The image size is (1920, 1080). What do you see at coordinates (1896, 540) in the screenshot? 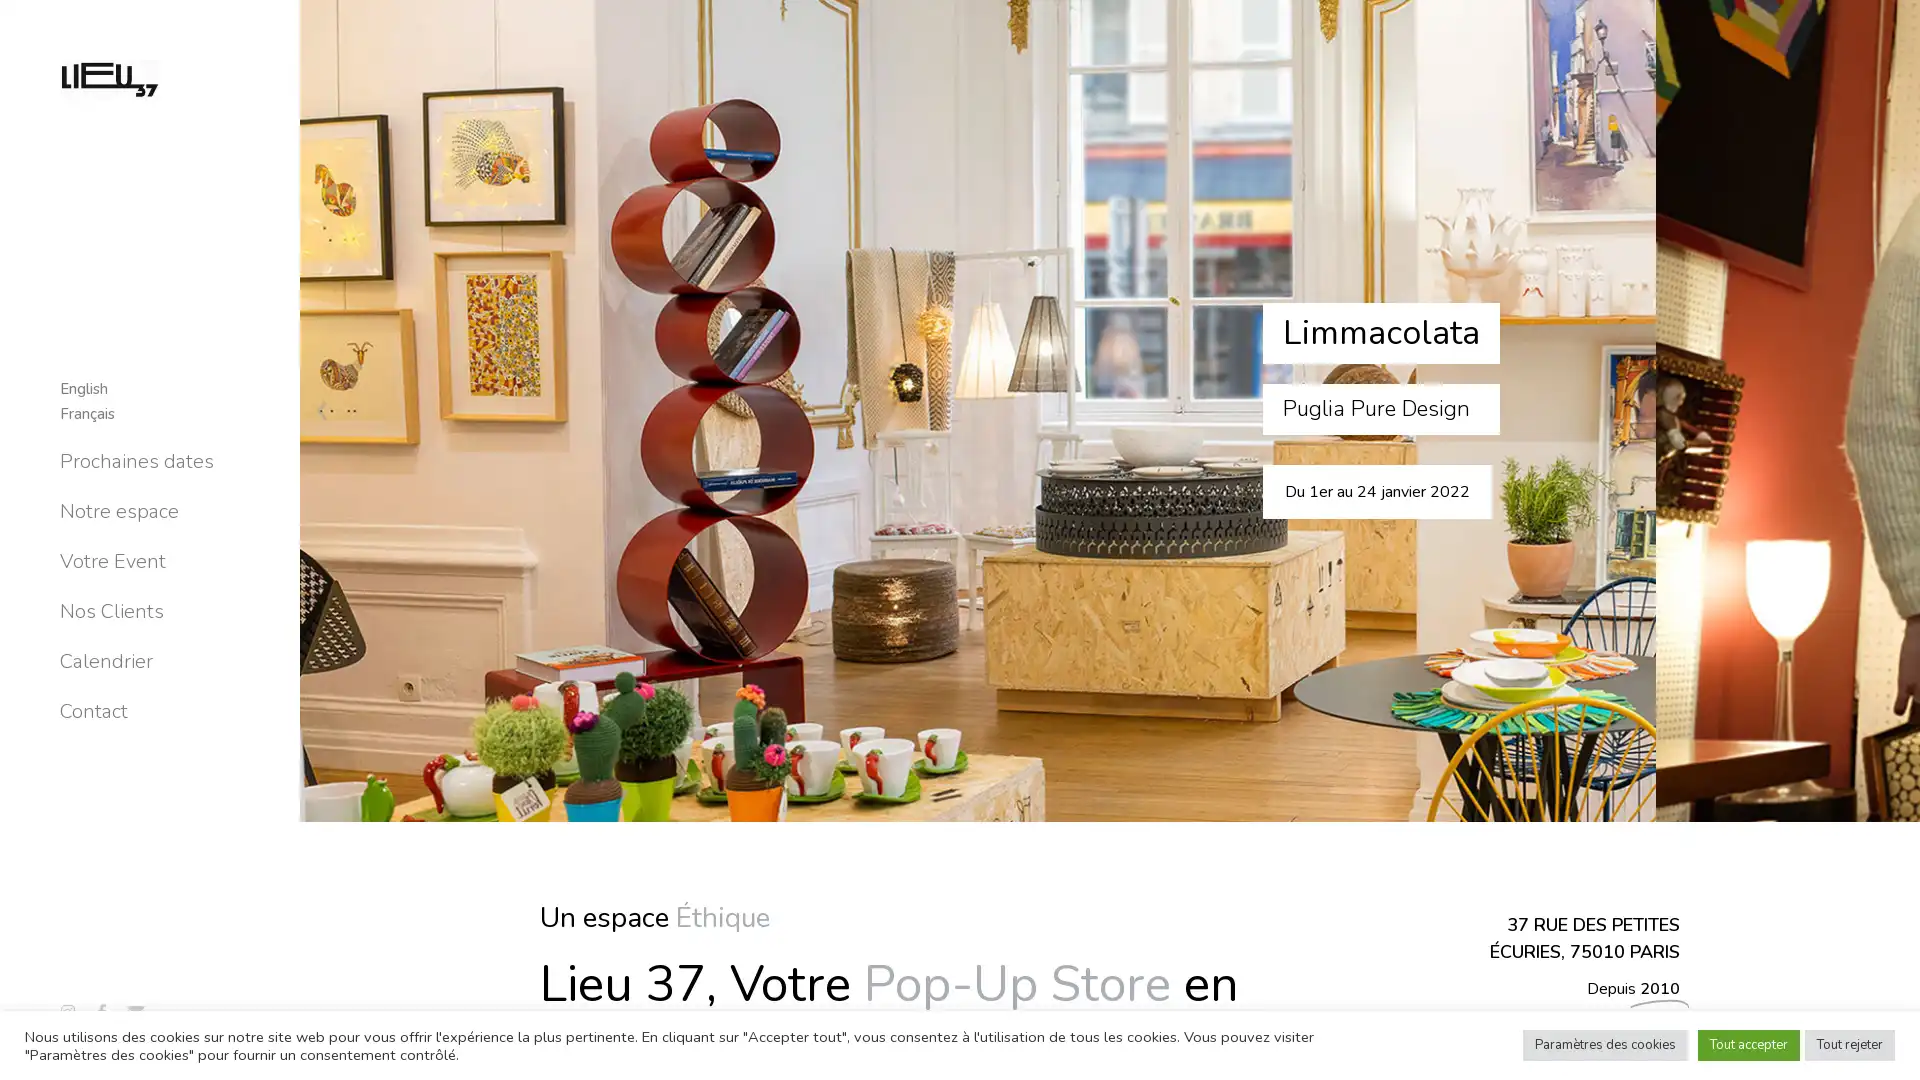
I see `Next slide` at bounding box center [1896, 540].